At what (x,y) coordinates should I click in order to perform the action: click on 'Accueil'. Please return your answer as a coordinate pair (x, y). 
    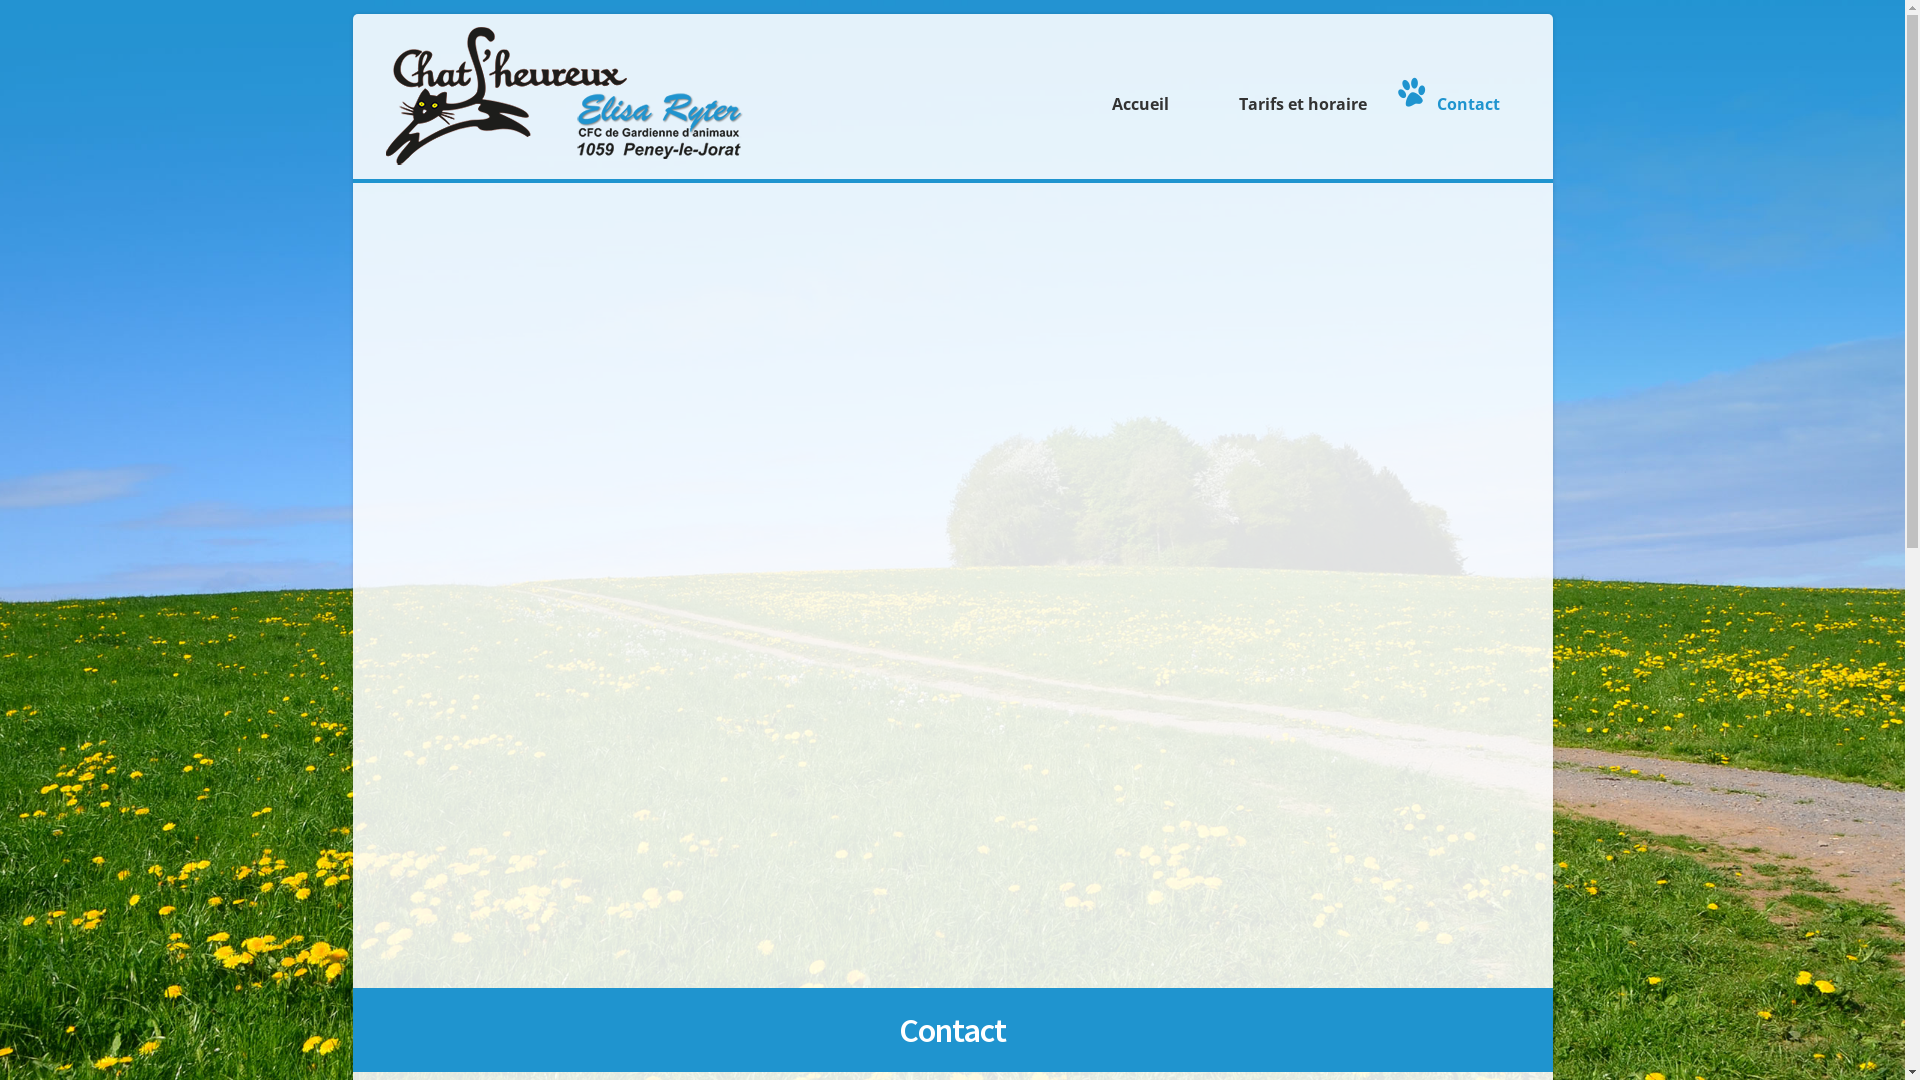
    Looking at the image, I should click on (1135, 92).